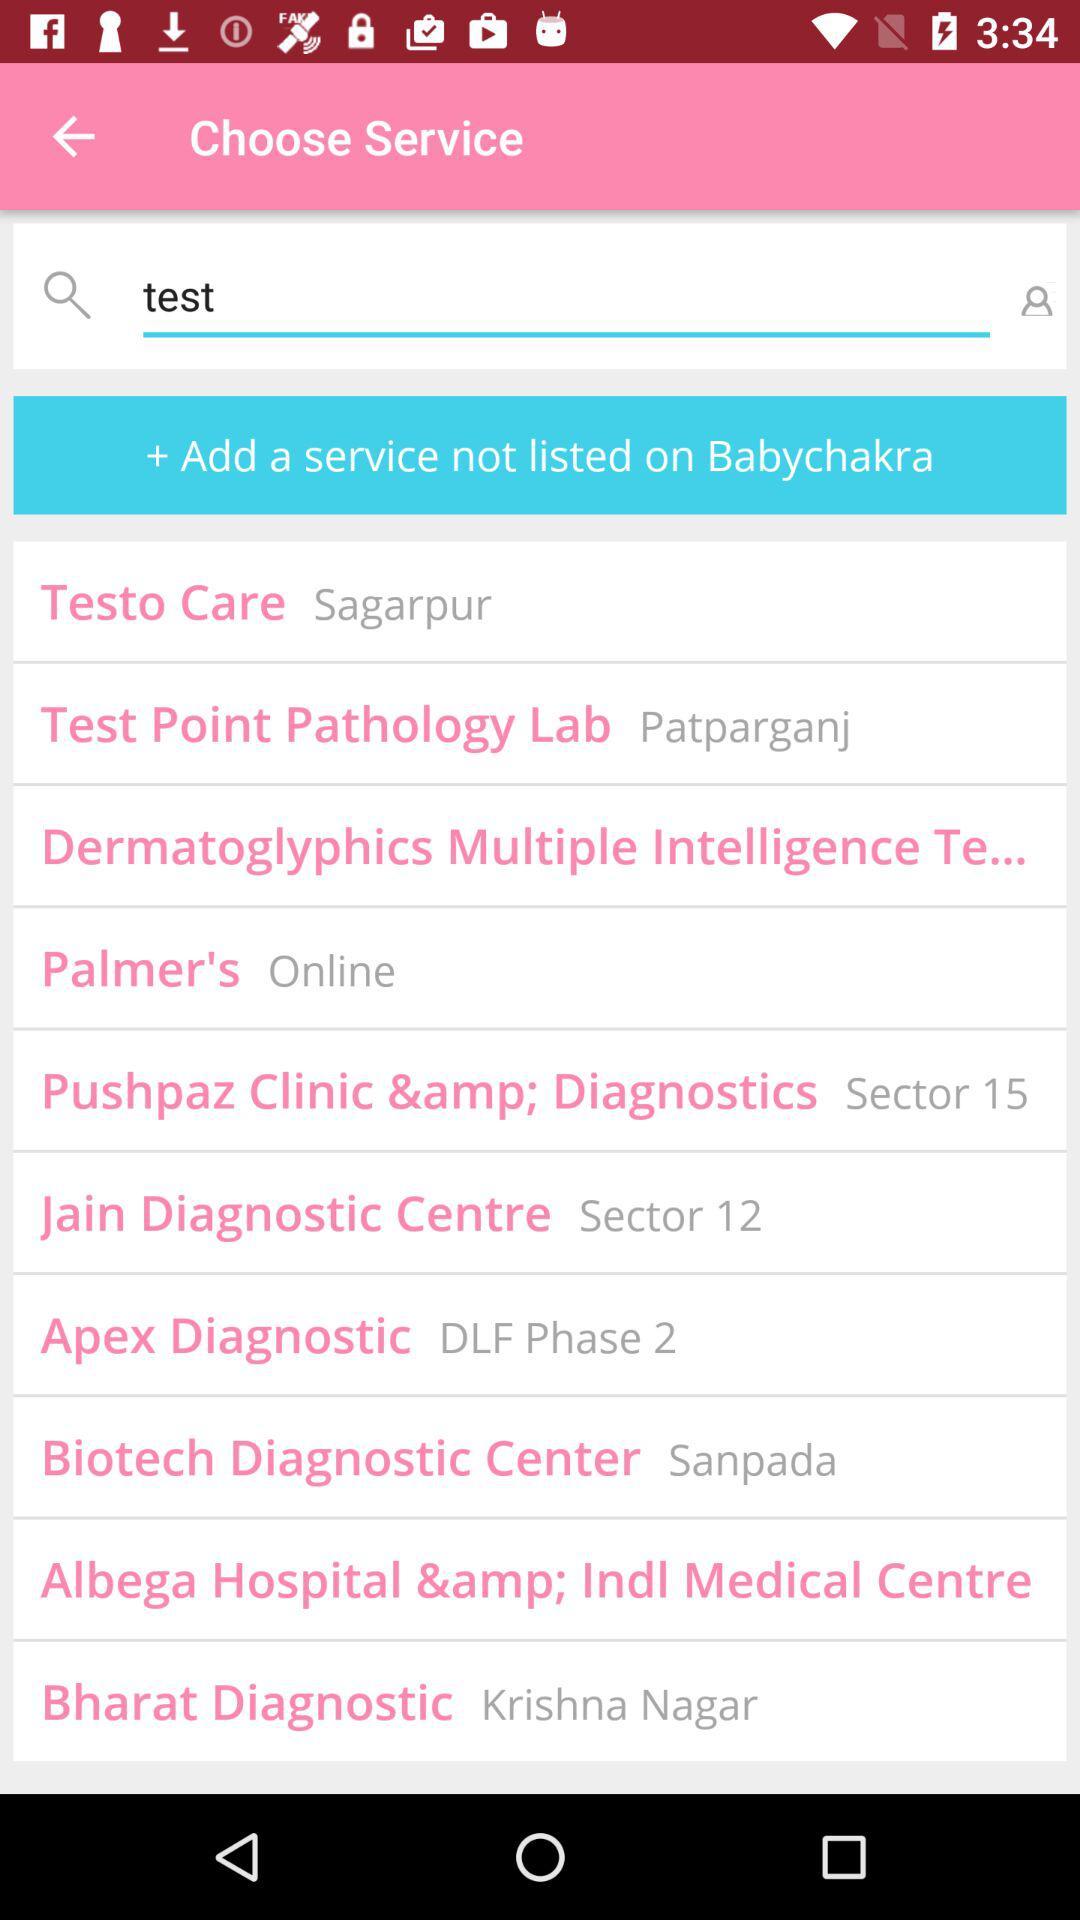 The height and width of the screenshot is (1920, 1080). I want to click on the icon to the right of apex diagnostic, so click(558, 1336).